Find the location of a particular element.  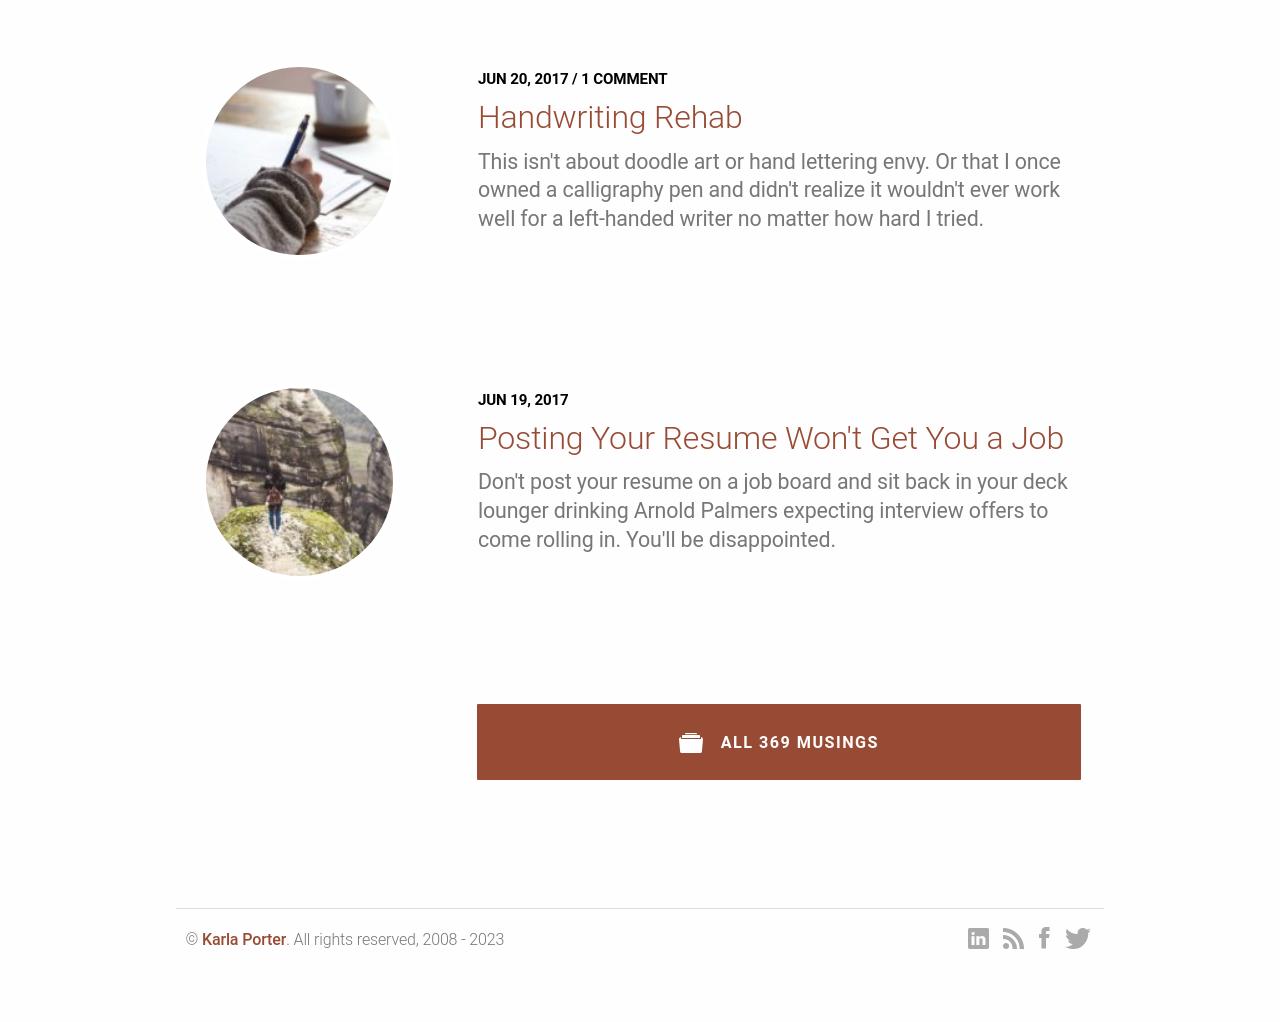

'Jun 19, 2017' is located at coordinates (522, 397).